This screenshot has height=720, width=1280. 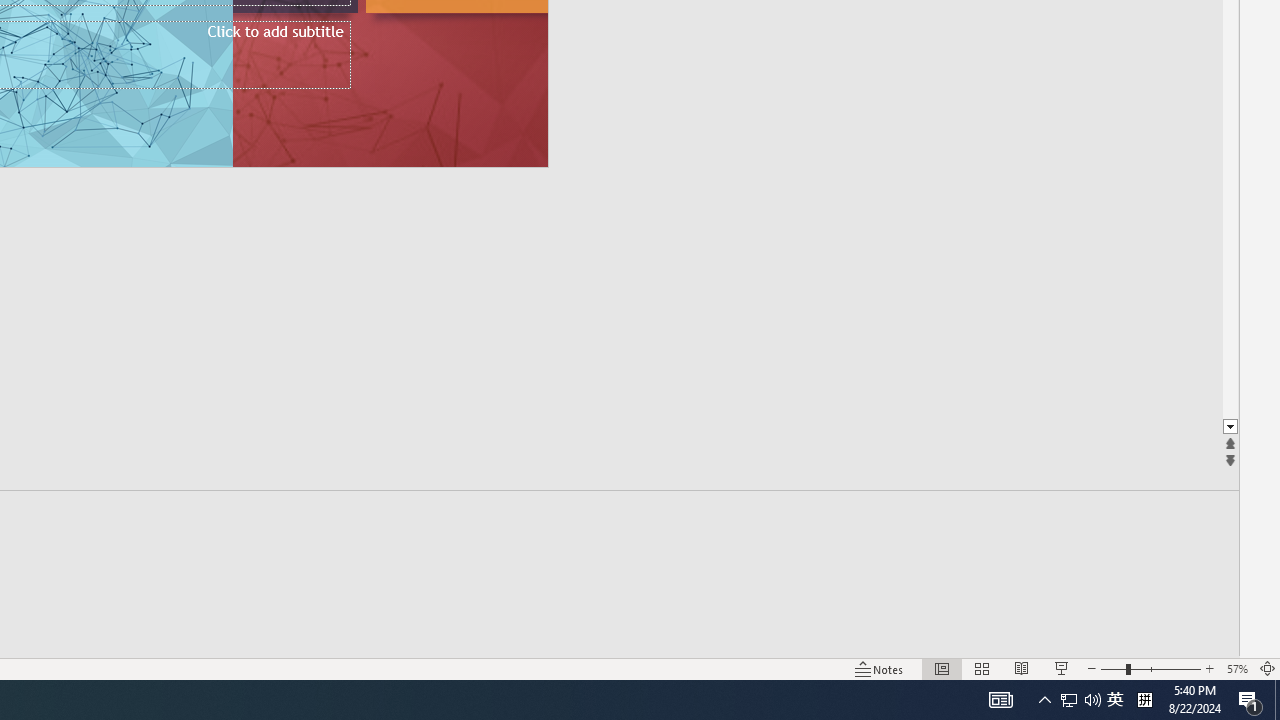 What do you see at coordinates (1236, 669) in the screenshot?
I see `'Zoom 57%'` at bounding box center [1236, 669].